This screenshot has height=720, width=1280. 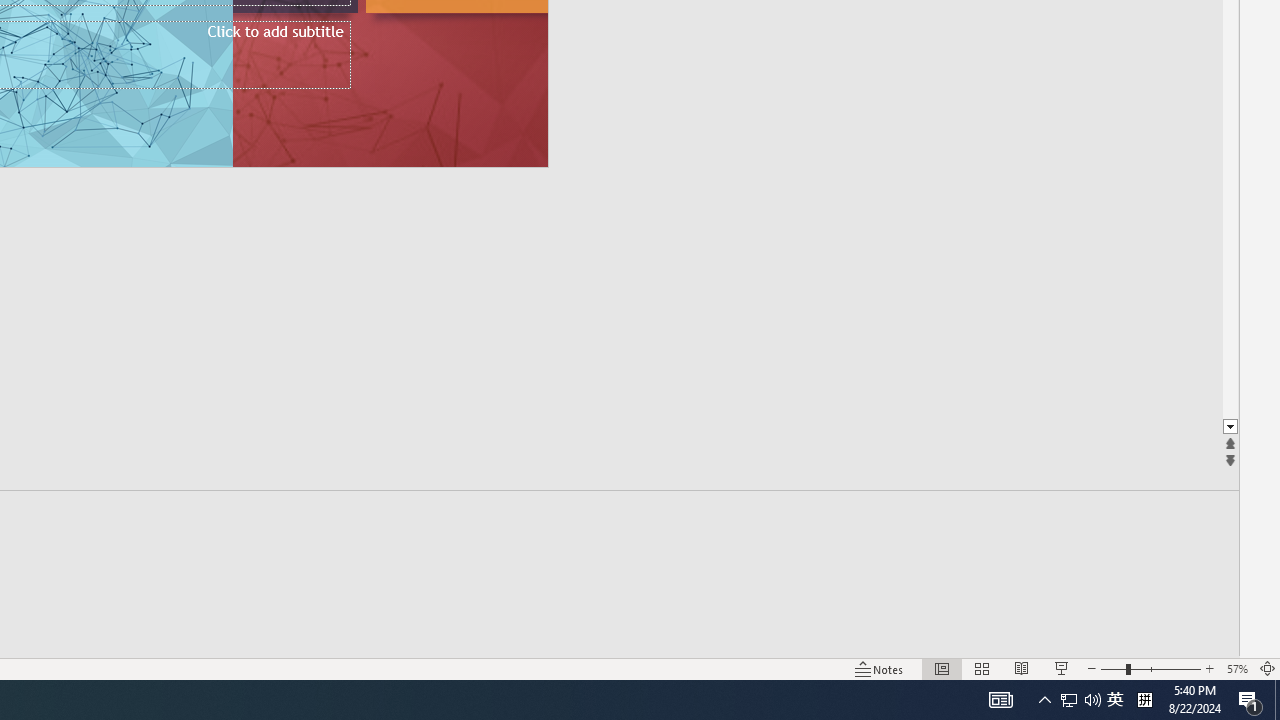 What do you see at coordinates (1236, 669) in the screenshot?
I see `'Zoom 57%'` at bounding box center [1236, 669].